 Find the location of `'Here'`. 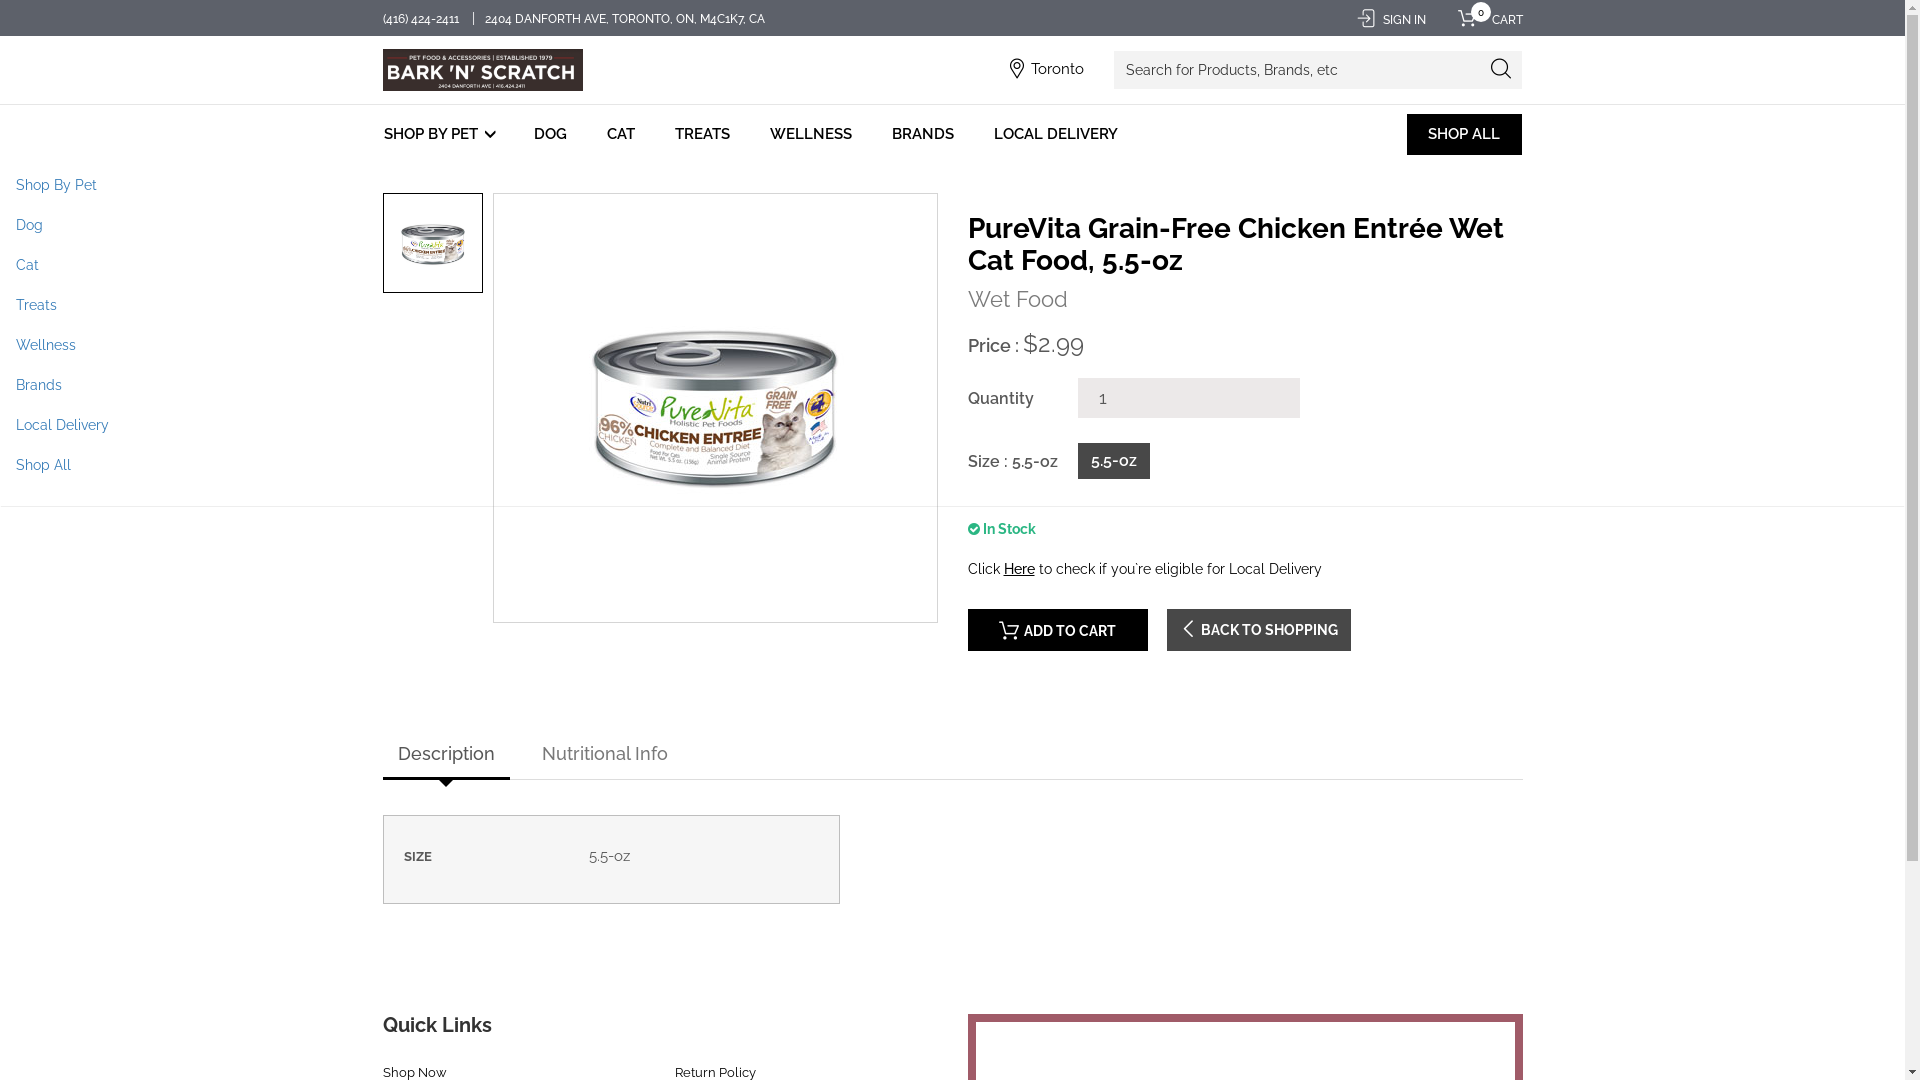

'Here' is located at coordinates (1019, 569).